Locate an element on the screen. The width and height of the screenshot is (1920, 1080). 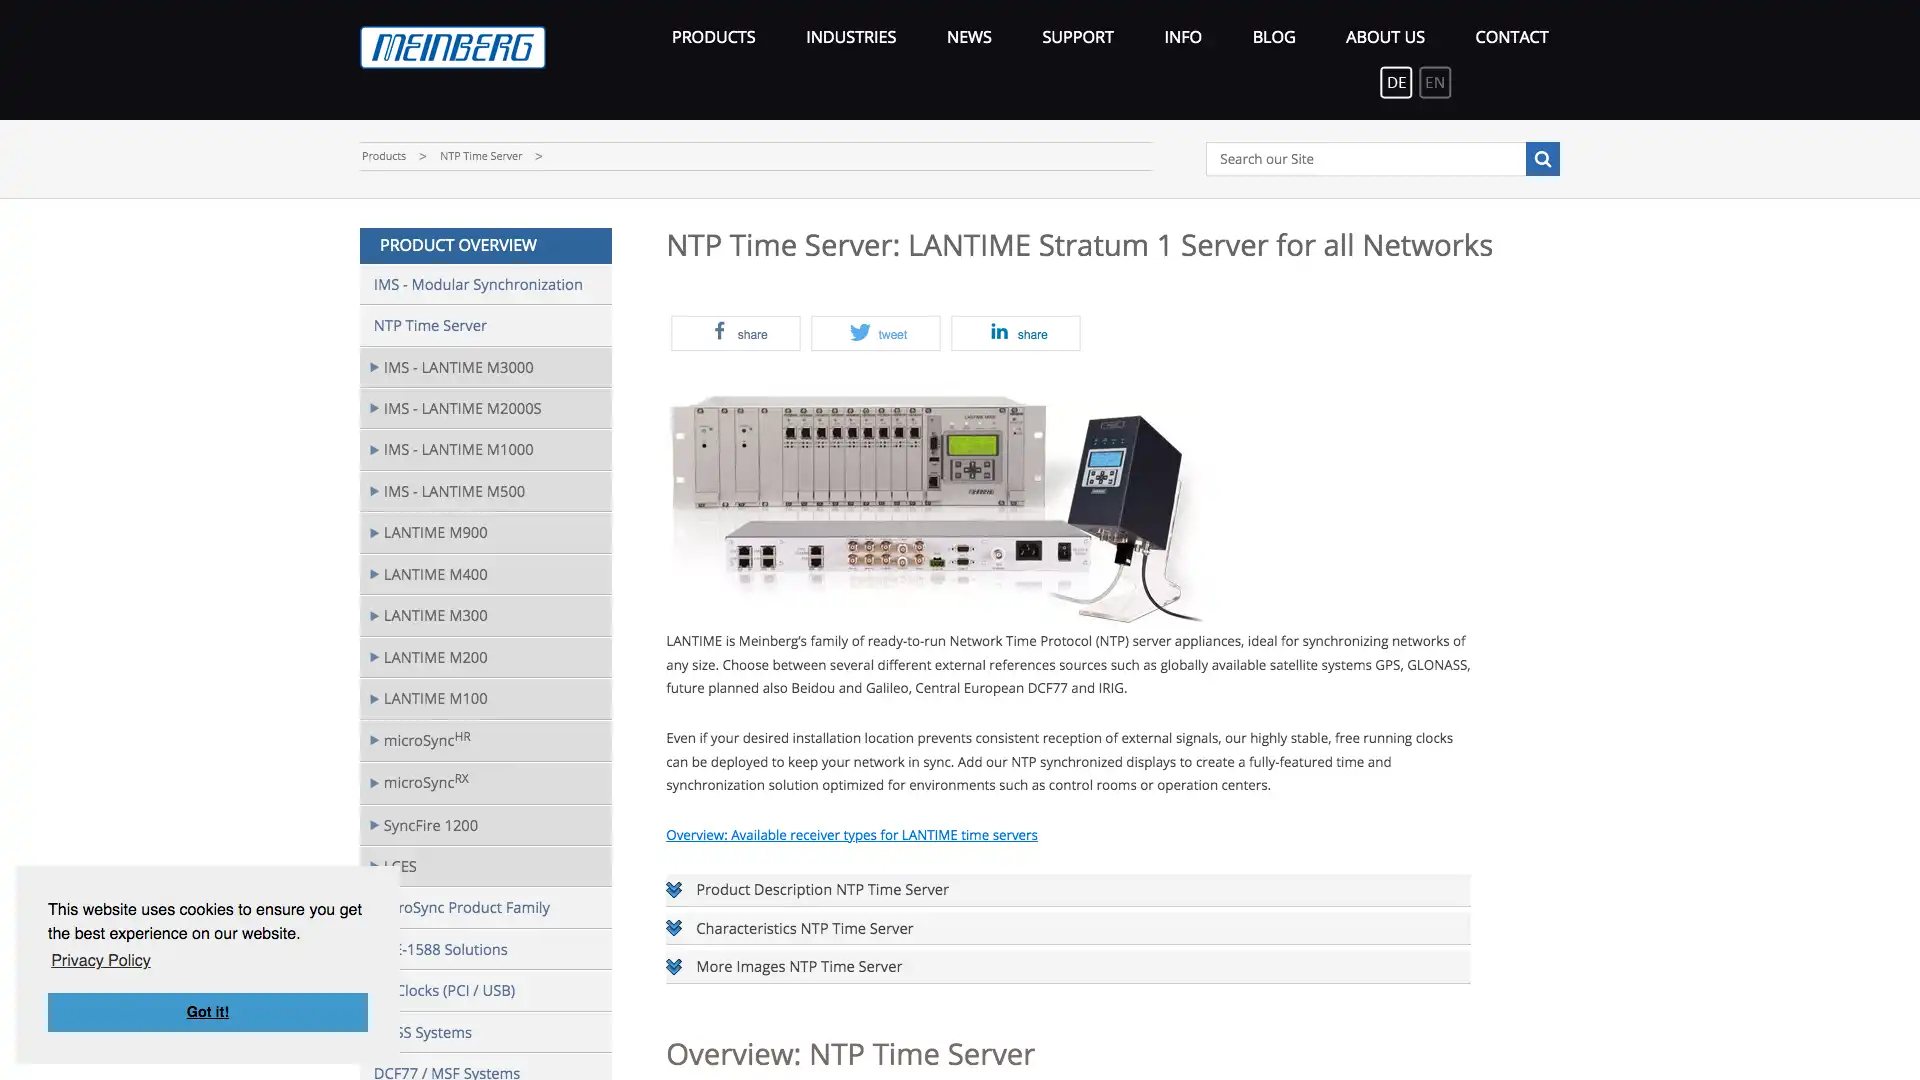
Share on LinkedIn is located at coordinates (1016, 332).